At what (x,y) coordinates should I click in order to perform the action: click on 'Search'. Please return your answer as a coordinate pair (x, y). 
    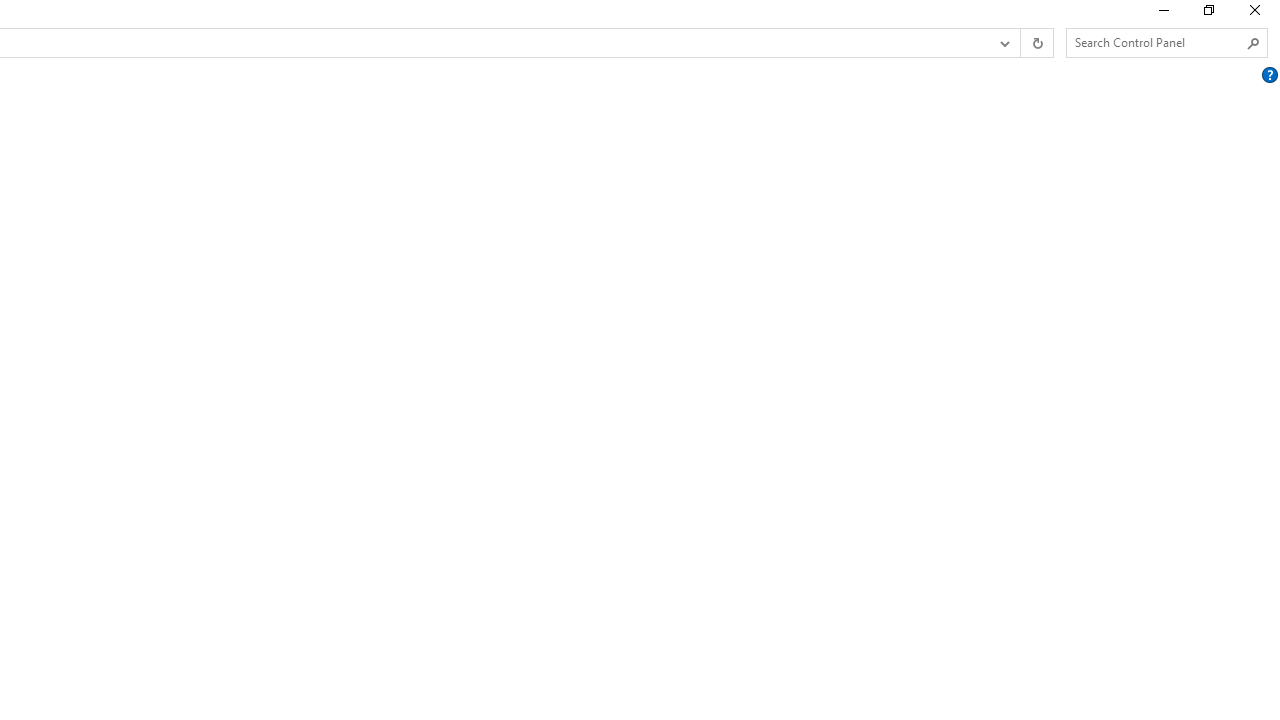
    Looking at the image, I should click on (1252, 43).